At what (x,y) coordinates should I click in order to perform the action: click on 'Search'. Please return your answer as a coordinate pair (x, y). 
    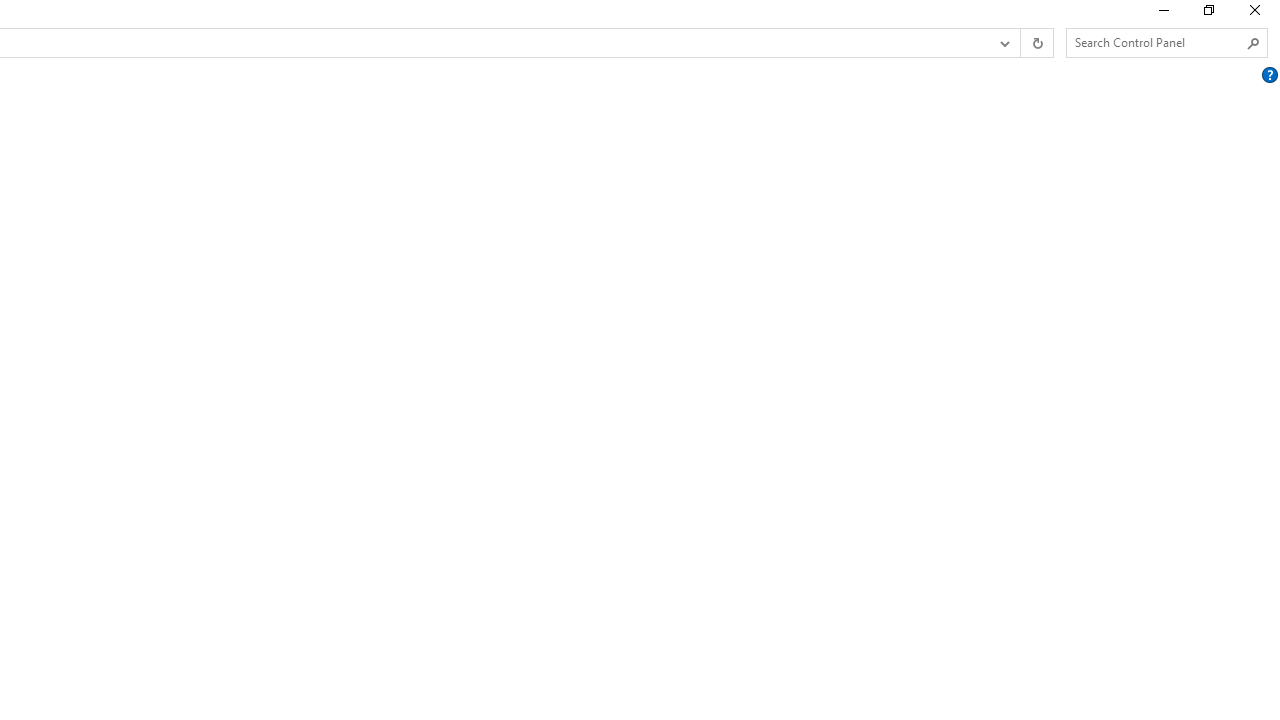
    Looking at the image, I should click on (1252, 43).